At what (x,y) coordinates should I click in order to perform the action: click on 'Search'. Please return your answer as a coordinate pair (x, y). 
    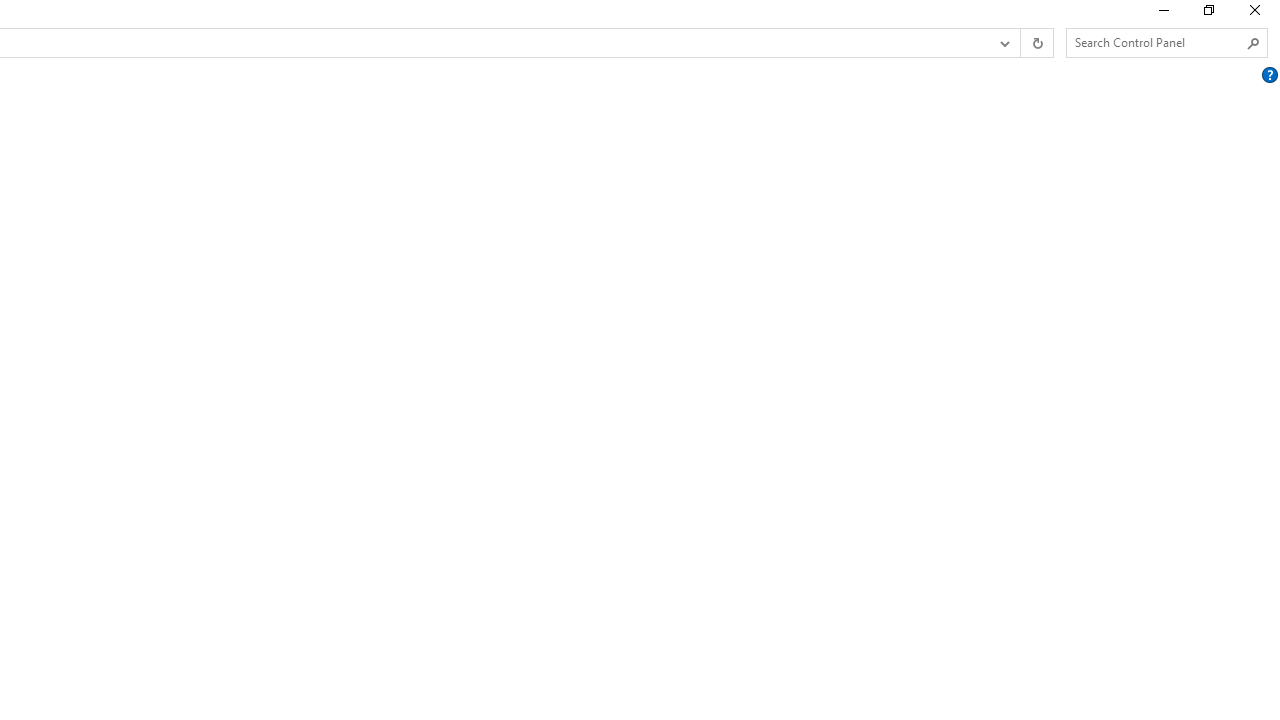
    Looking at the image, I should click on (1252, 43).